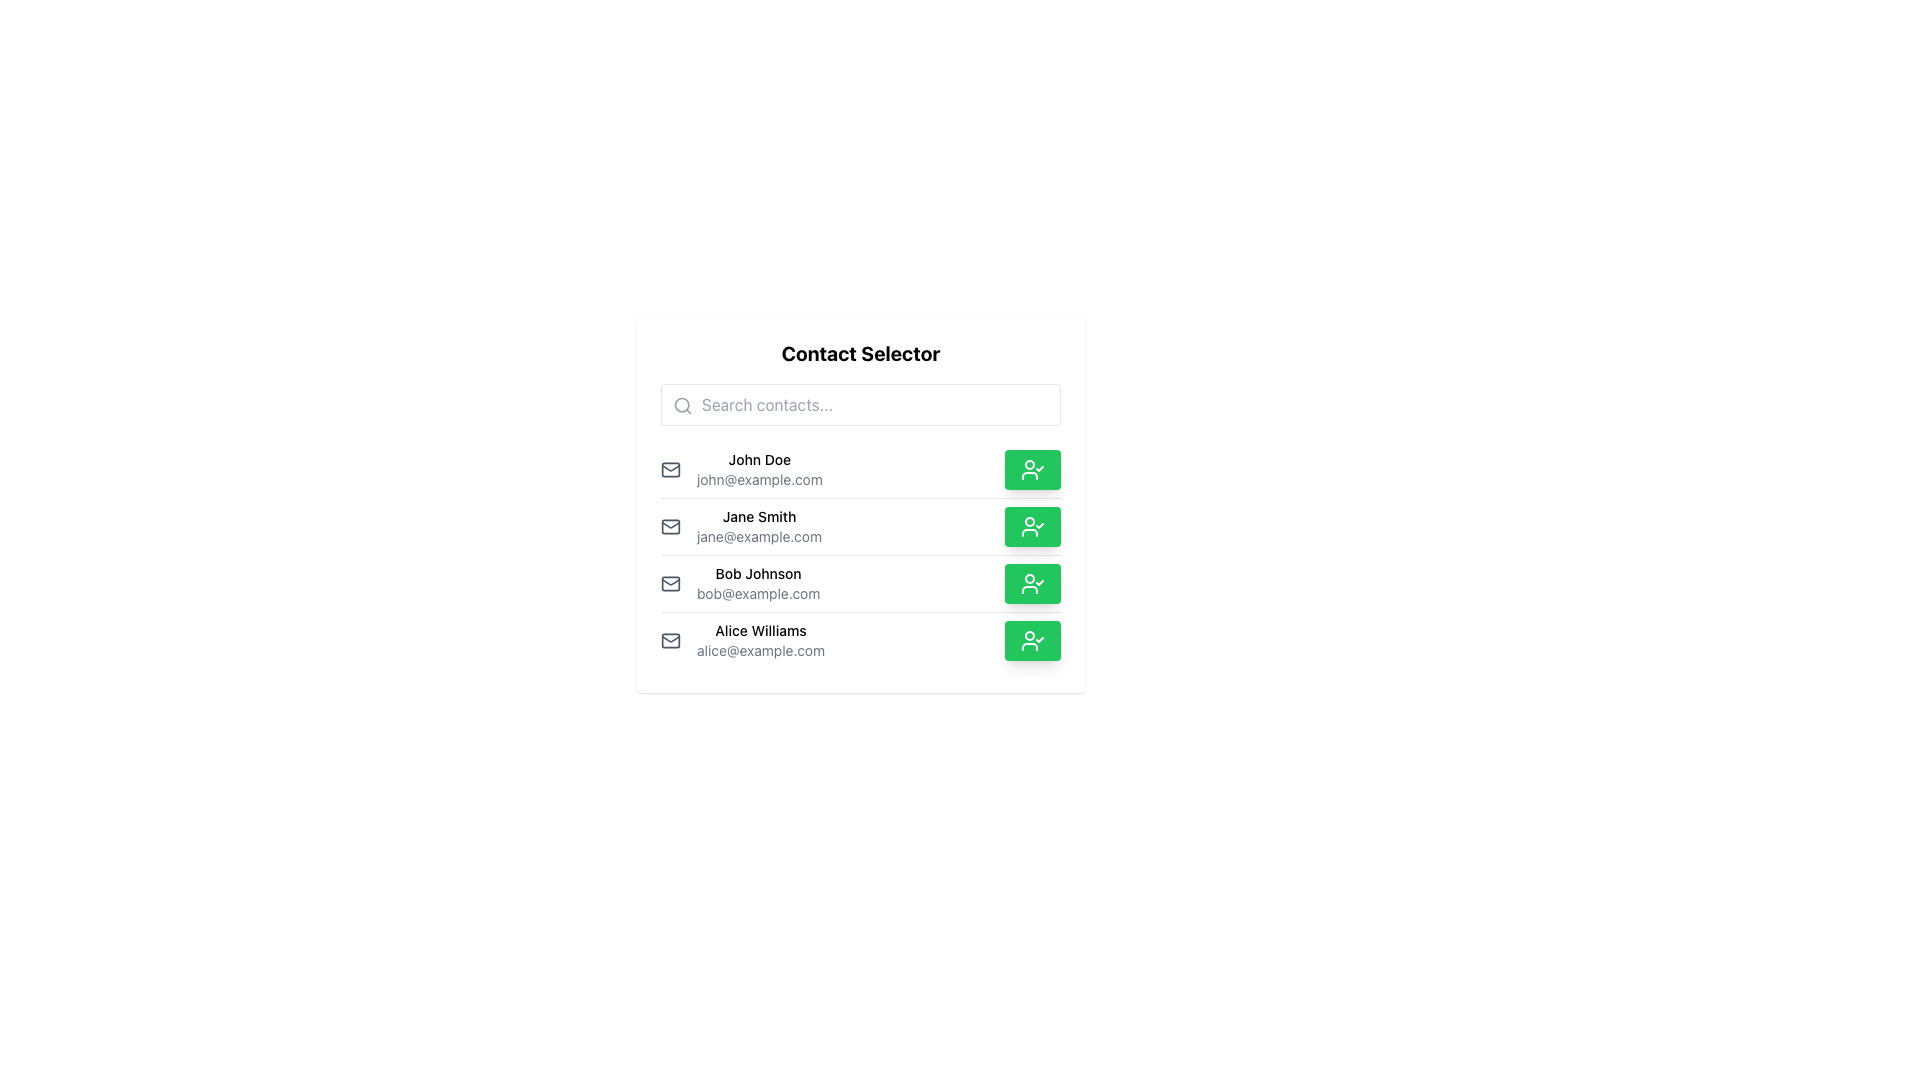 The width and height of the screenshot is (1920, 1080). I want to click on text block containing the name and email address of the contact, which is the second item in a vertical list of four contact entries, located at the center of the interface, so click(758, 526).